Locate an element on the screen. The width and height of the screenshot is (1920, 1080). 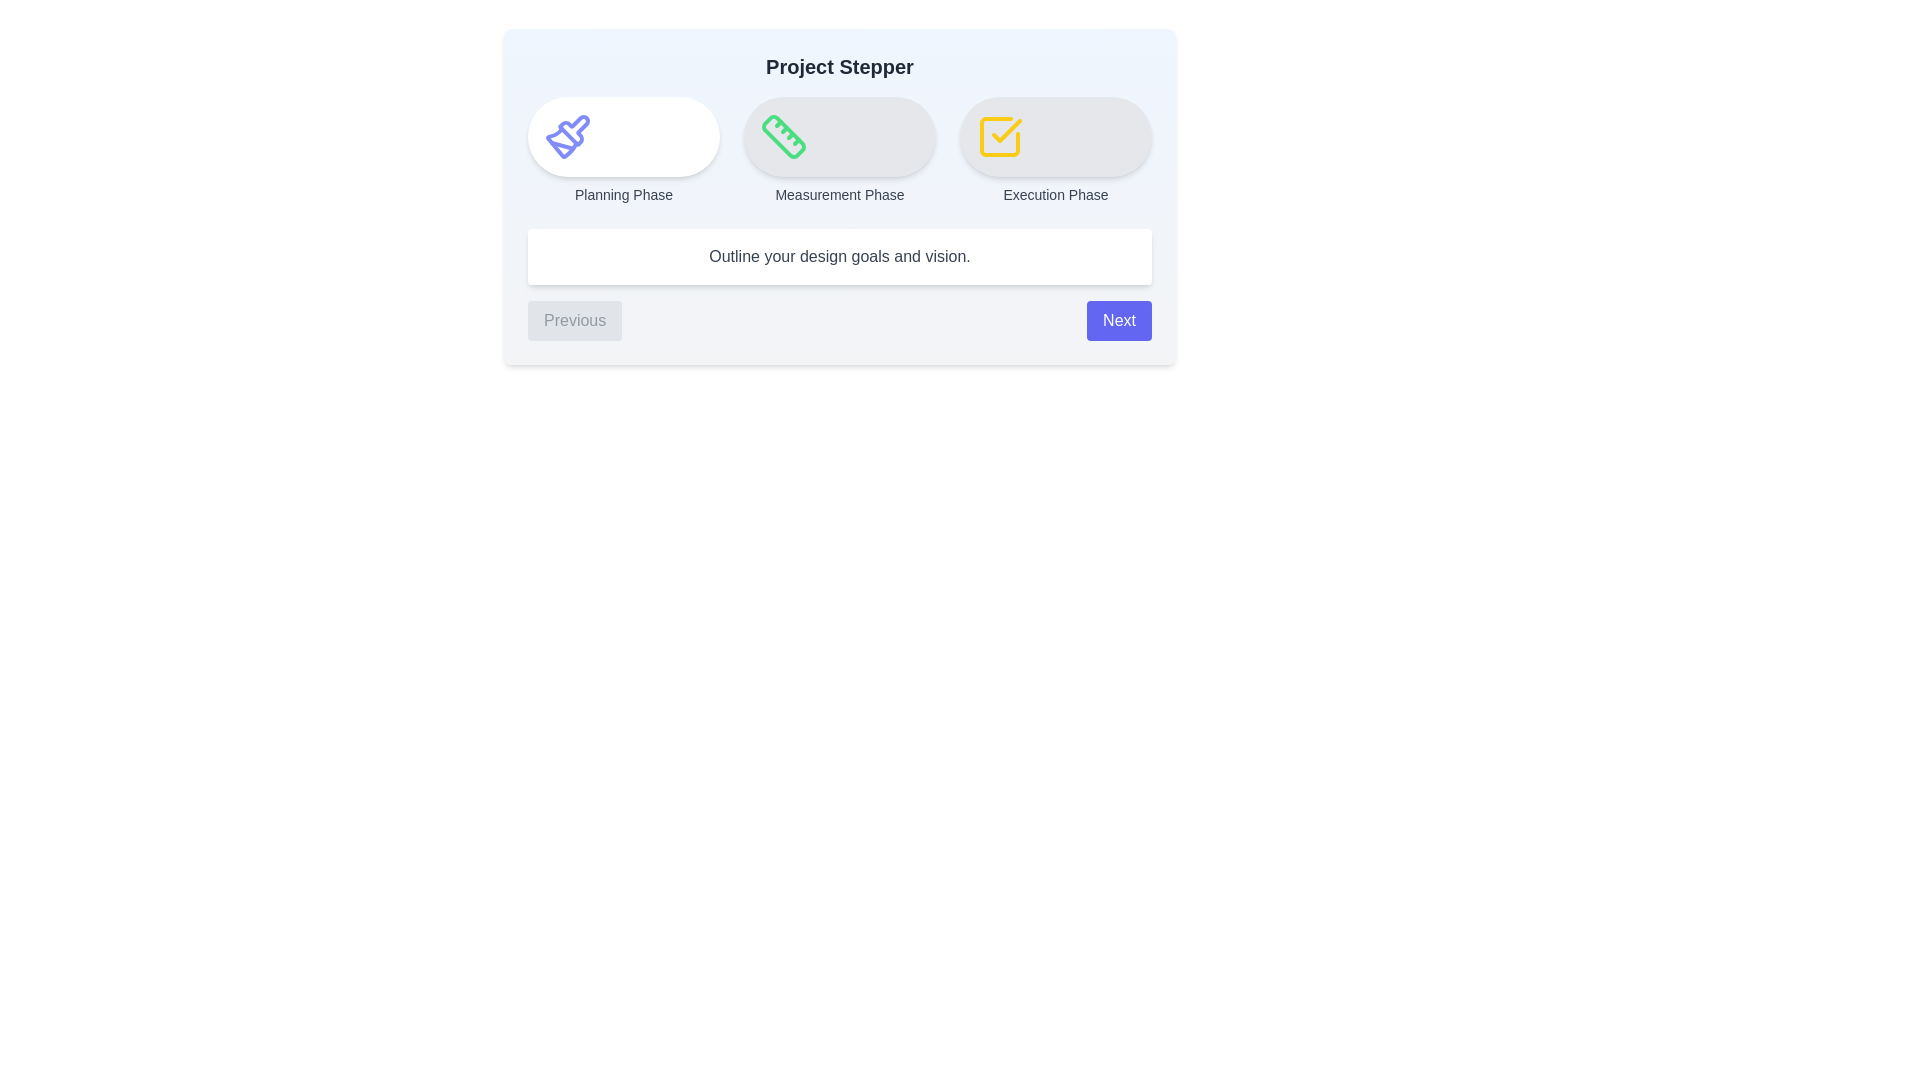
the step icon corresponding to Execution Phase is located at coordinates (1055, 136).